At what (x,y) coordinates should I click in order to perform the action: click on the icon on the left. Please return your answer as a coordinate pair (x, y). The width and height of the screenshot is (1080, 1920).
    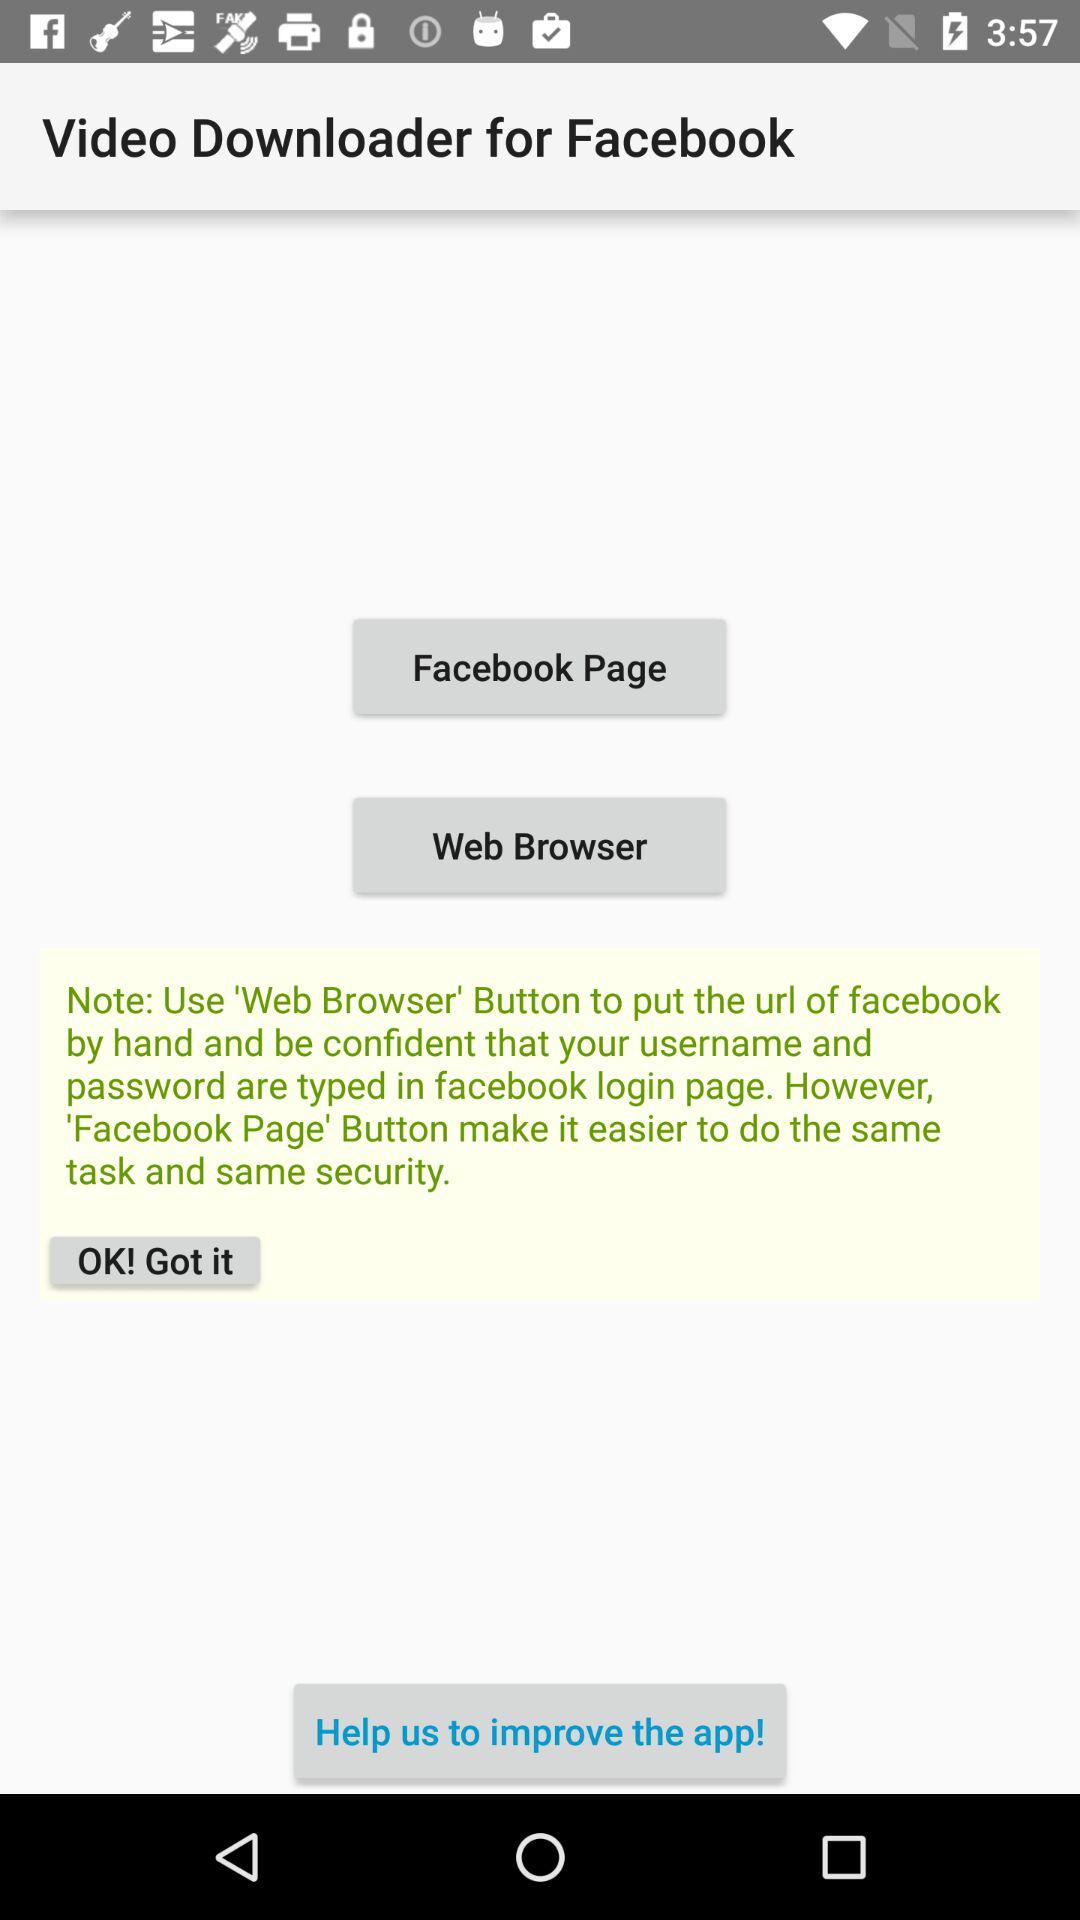
    Looking at the image, I should click on (154, 1259).